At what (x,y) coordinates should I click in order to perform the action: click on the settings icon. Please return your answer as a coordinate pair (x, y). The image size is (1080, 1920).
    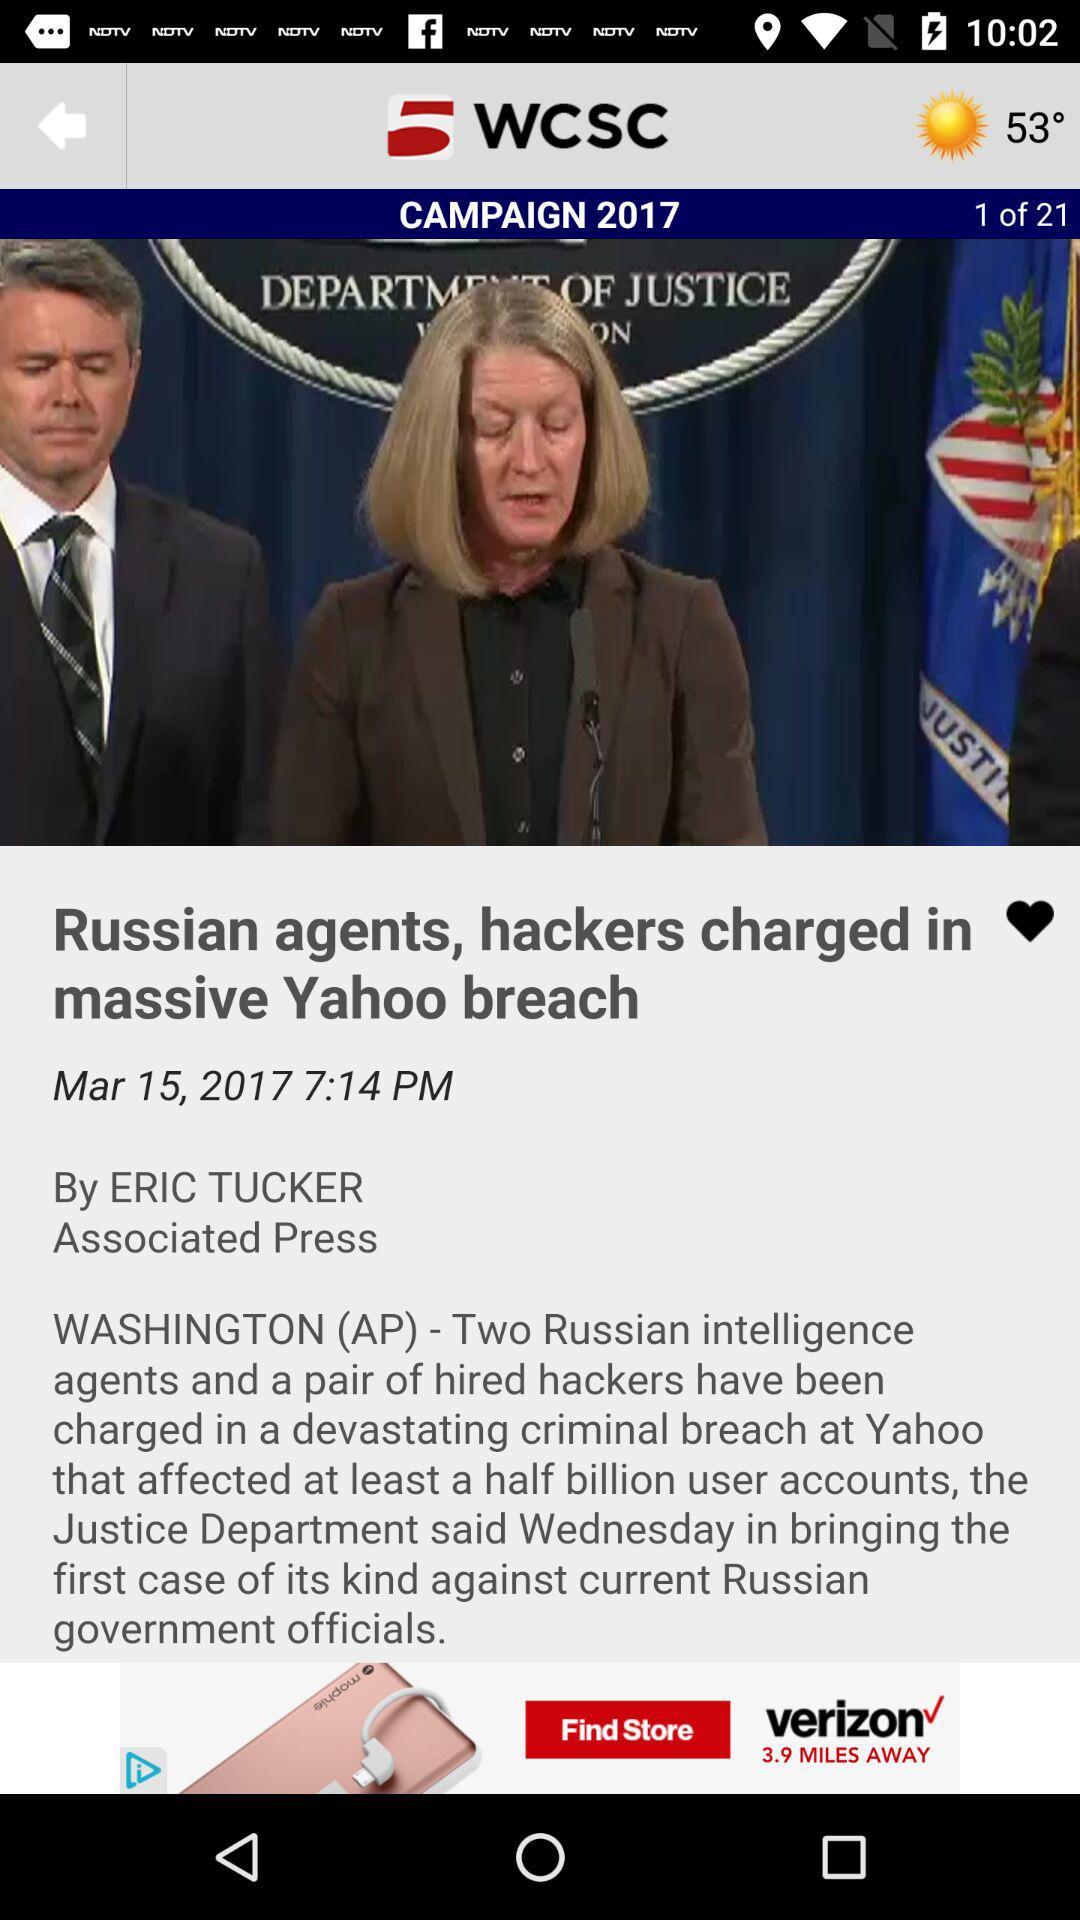
    Looking at the image, I should click on (988, 124).